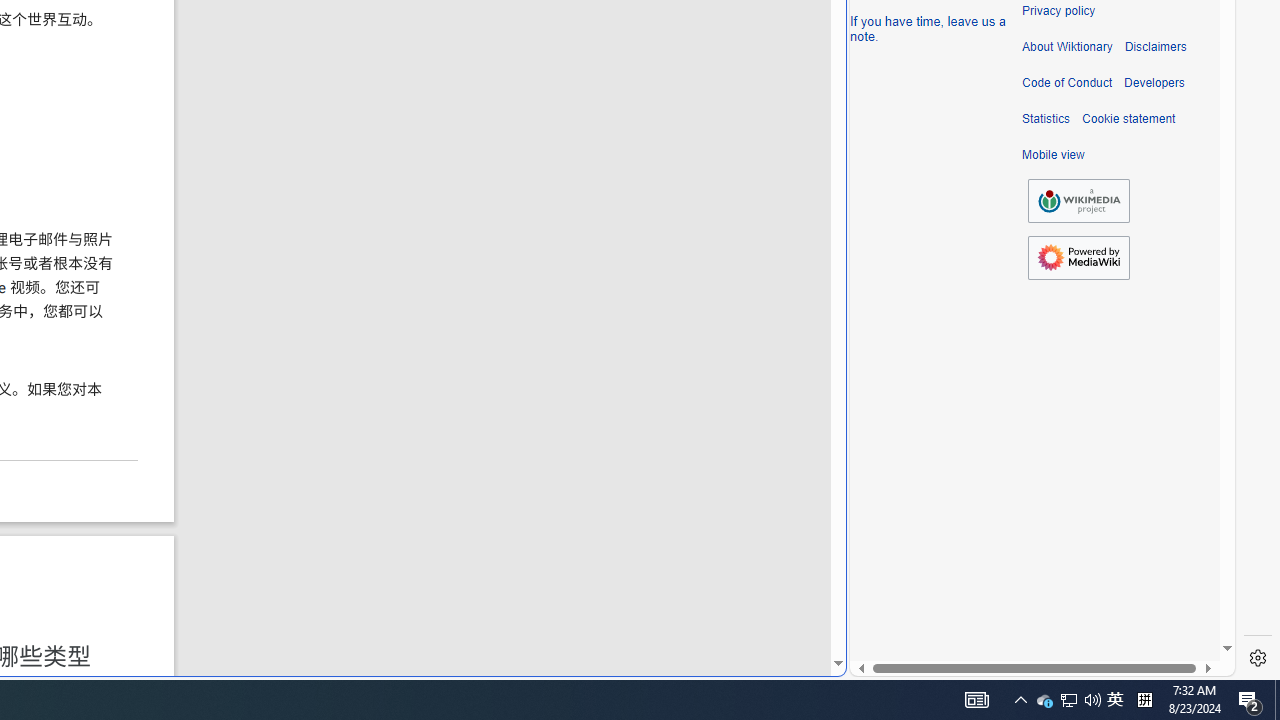 The height and width of the screenshot is (720, 1280). Describe the element at coordinates (1154, 82) in the screenshot. I see `'Developers'` at that location.